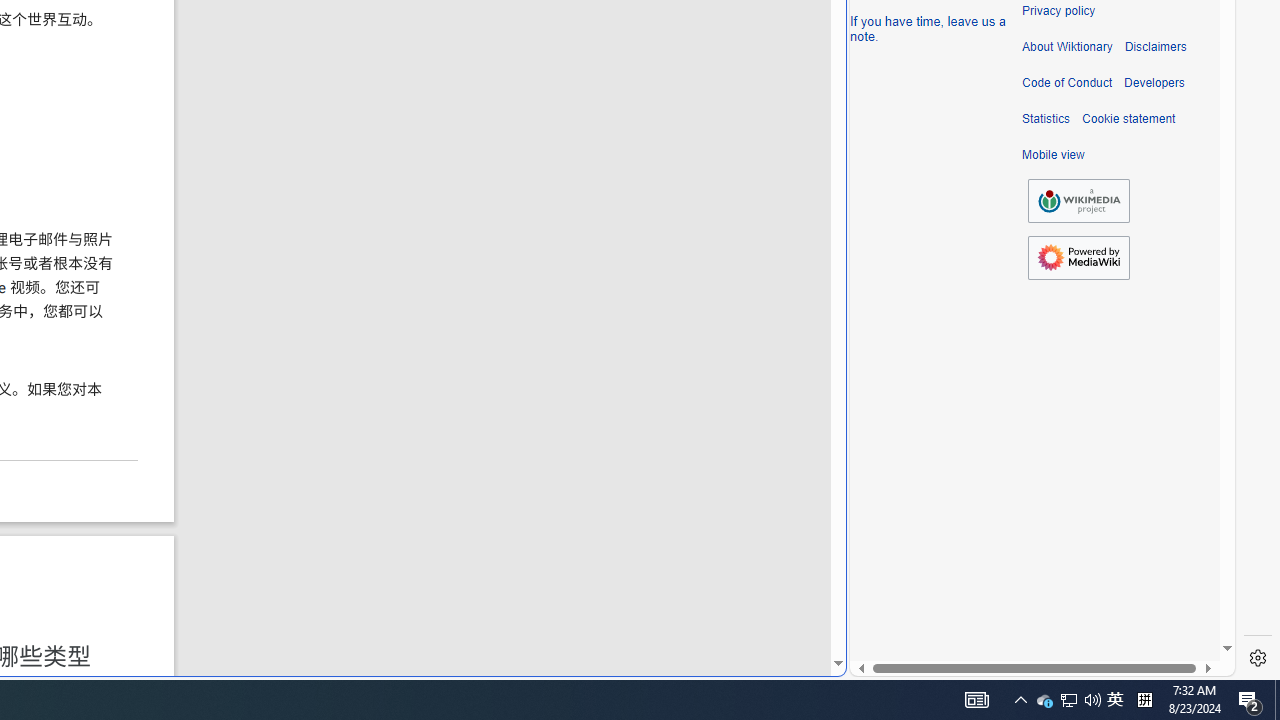 The height and width of the screenshot is (720, 1280). Describe the element at coordinates (1154, 82) in the screenshot. I see `'Developers'` at that location.